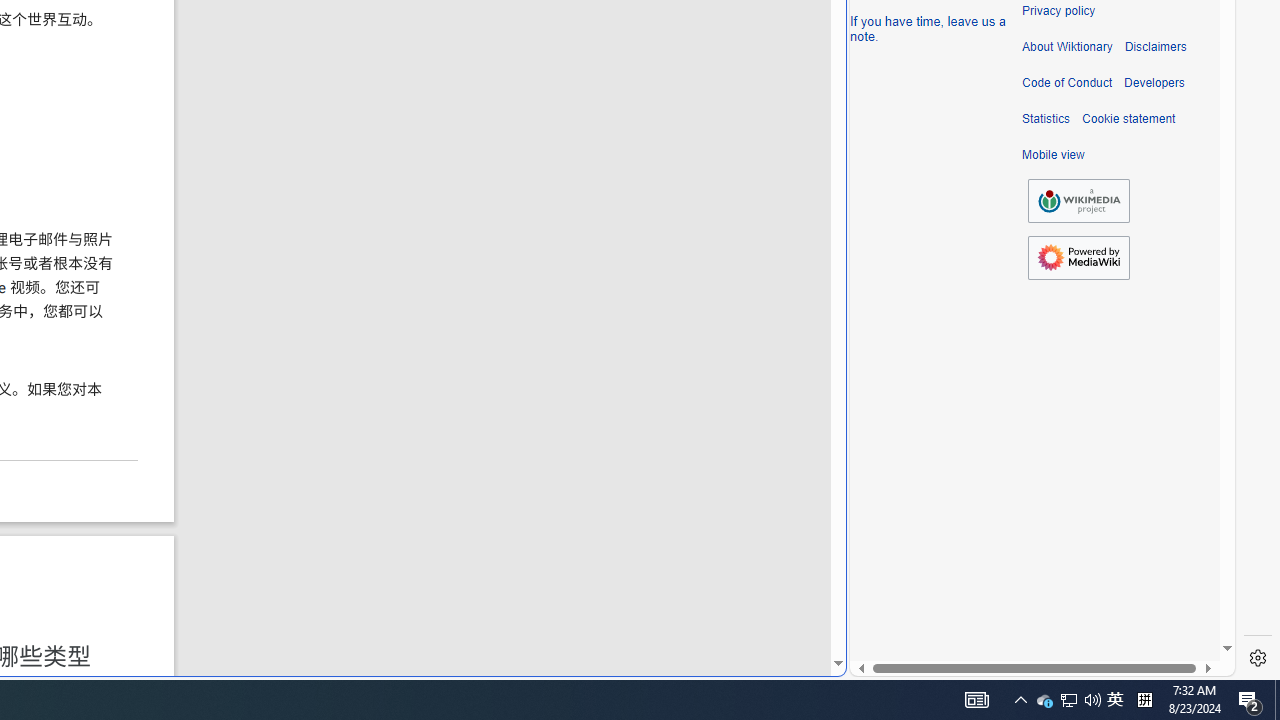 The height and width of the screenshot is (720, 1280). Describe the element at coordinates (1154, 82) in the screenshot. I see `'Developers'` at that location.